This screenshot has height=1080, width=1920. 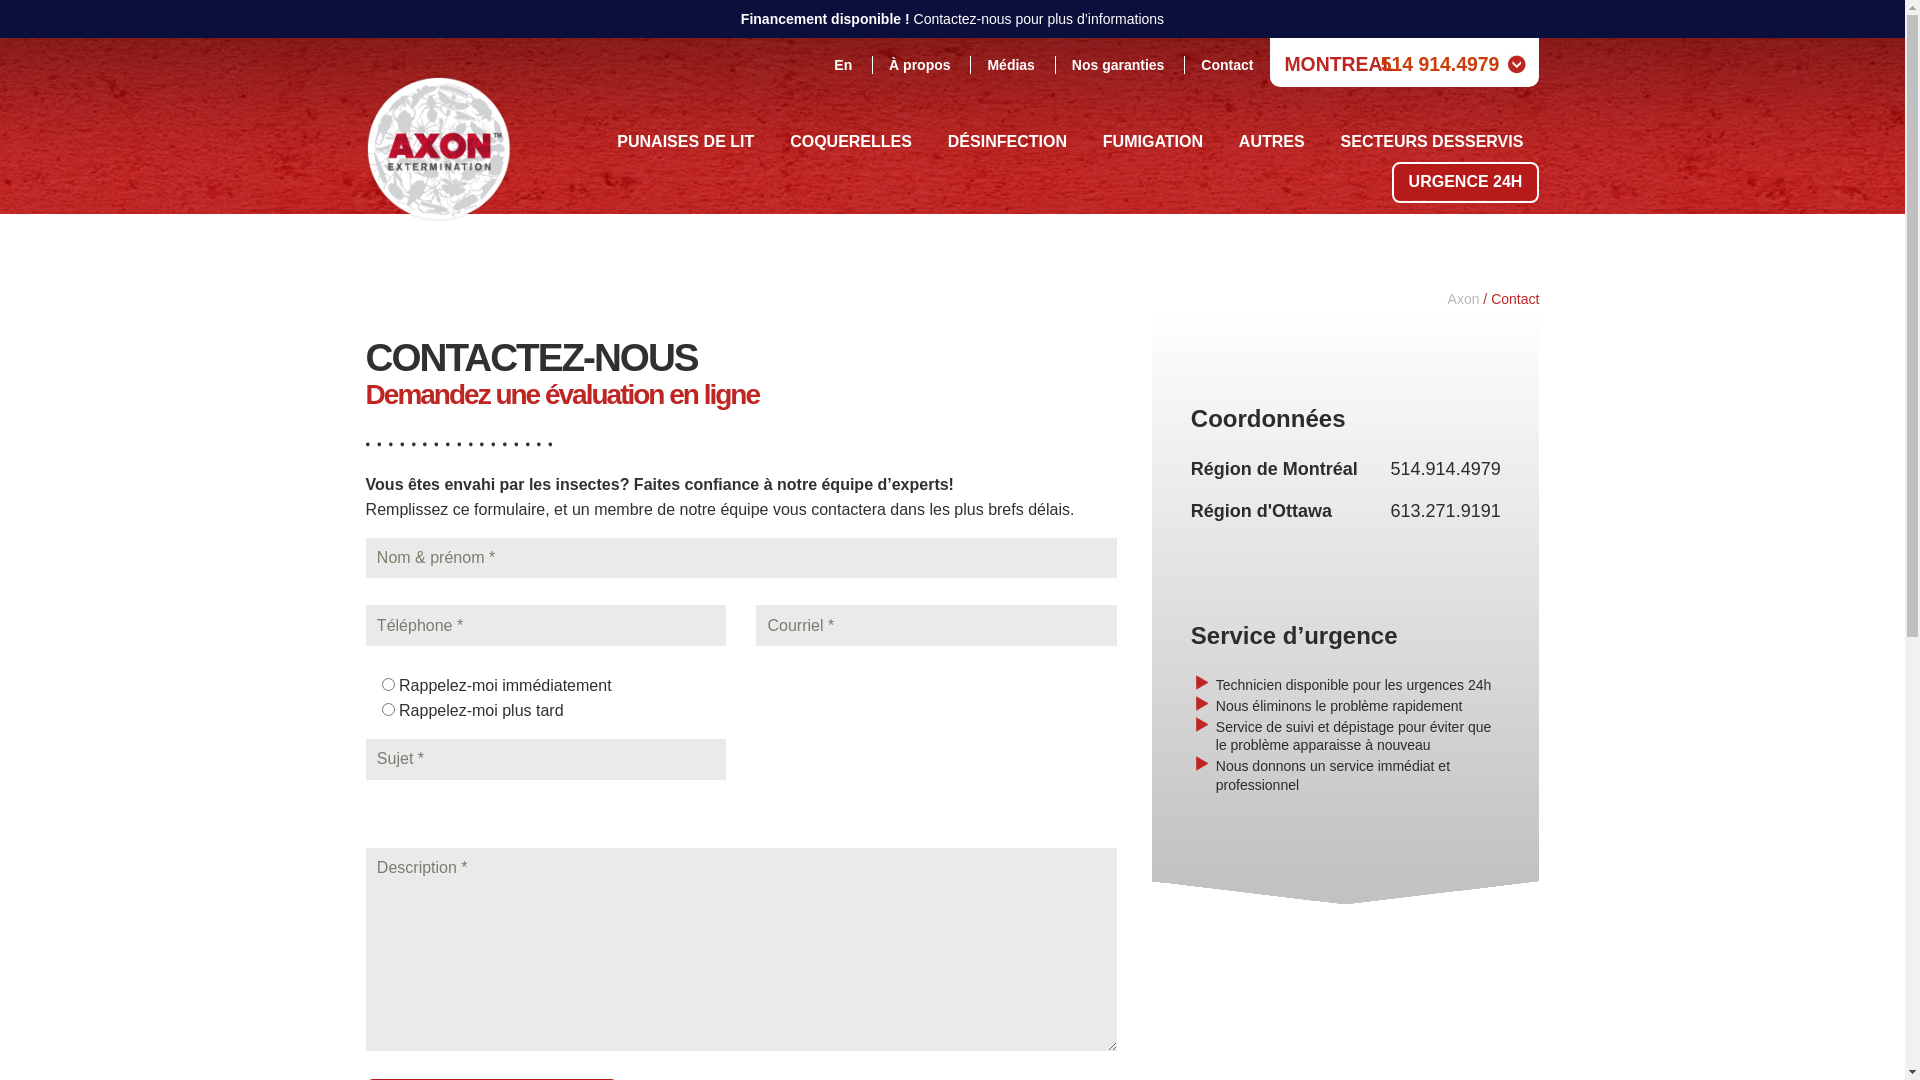 What do you see at coordinates (1271, 141) in the screenshot?
I see `'AUTRES'` at bounding box center [1271, 141].